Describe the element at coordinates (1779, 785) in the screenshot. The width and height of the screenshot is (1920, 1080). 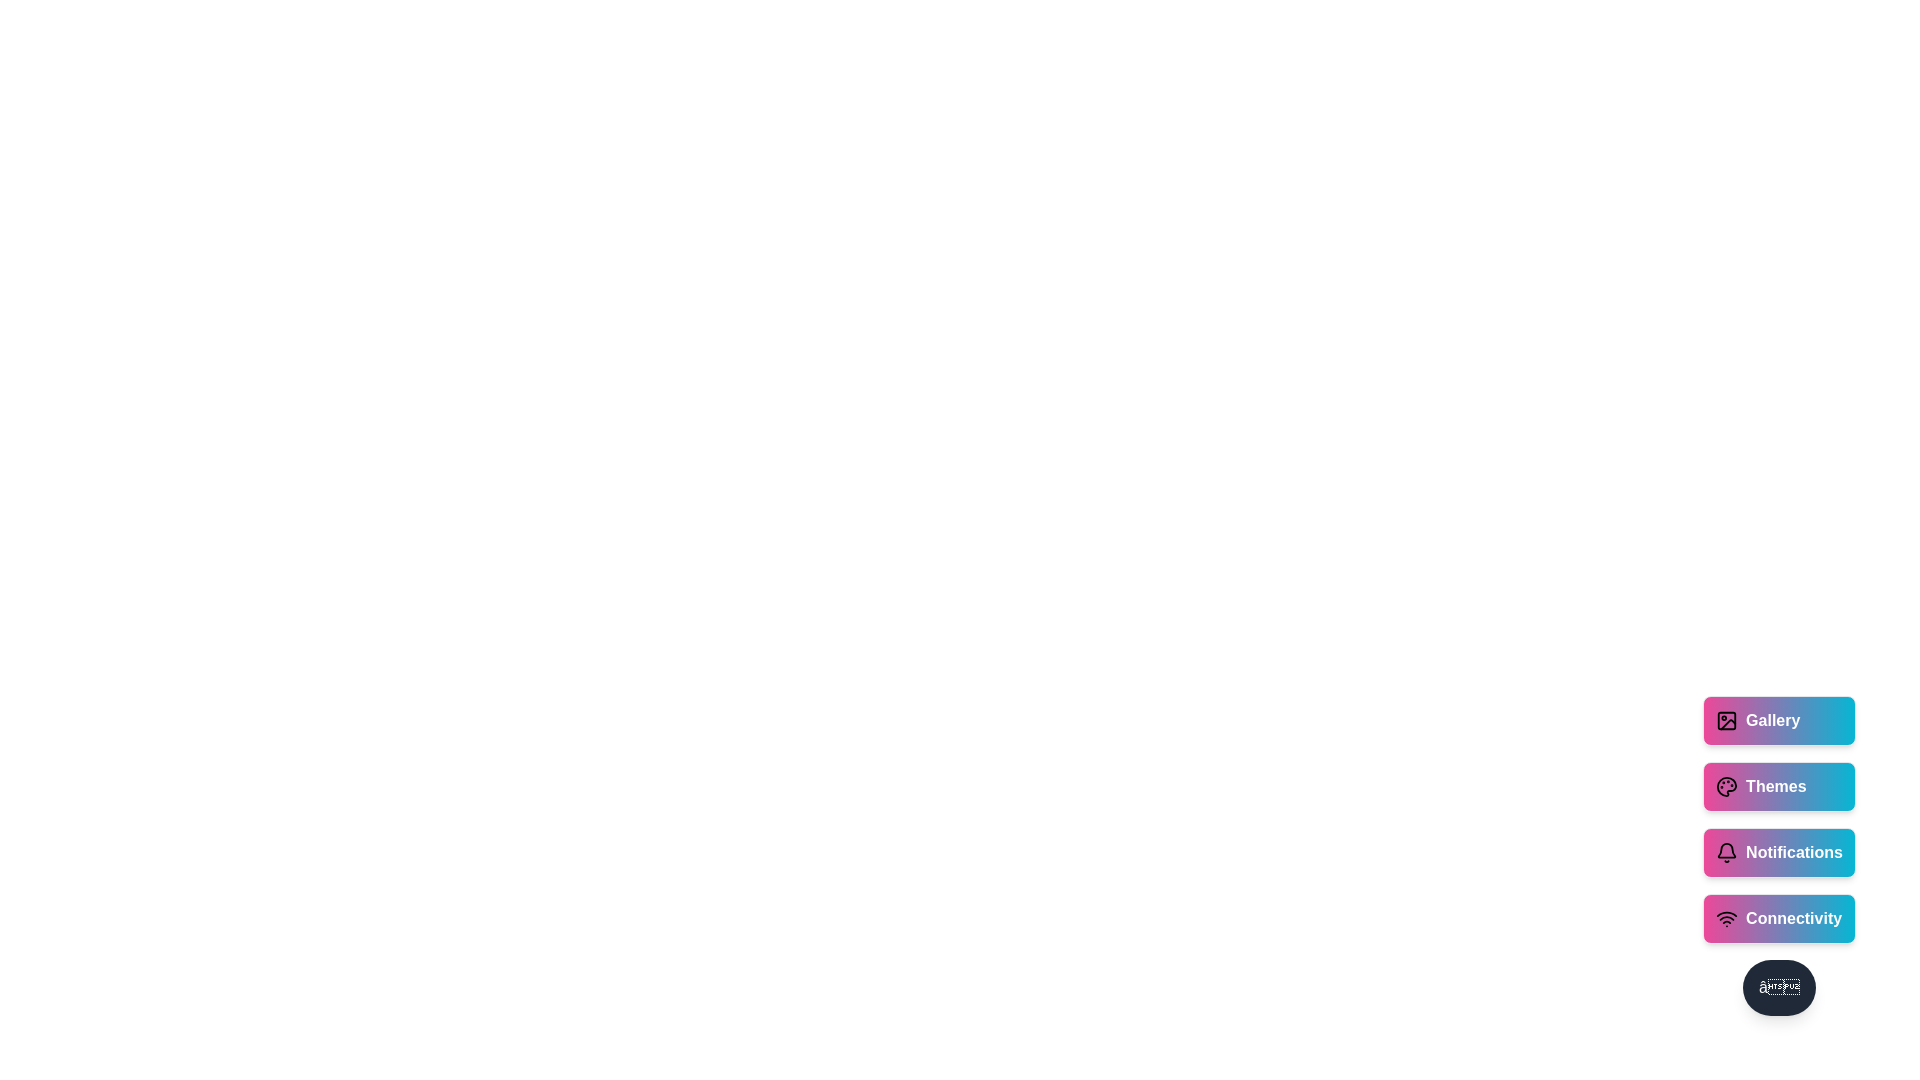
I see `the 'Themes' button, which is a rectangular button with rounded edges, displaying white text and a palette icon, located below the 'Gallery' button and above the 'Notifications' button` at that location.